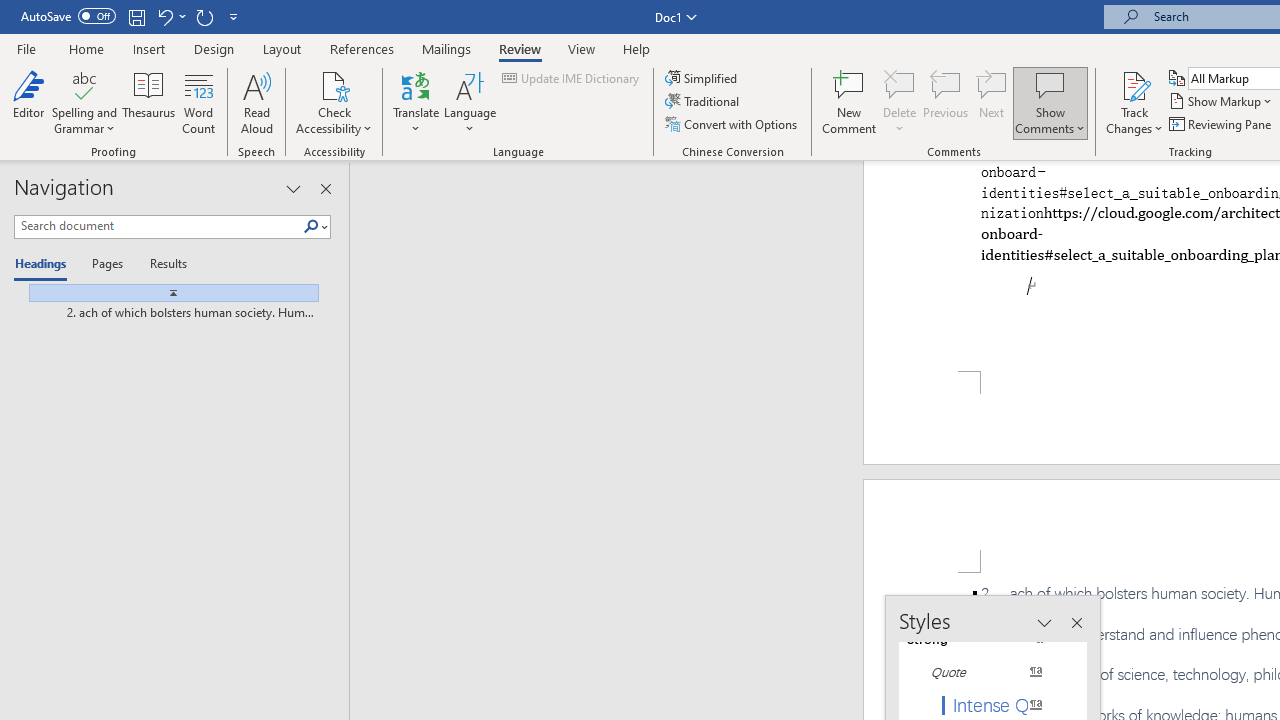 This screenshot has width=1280, height=720. Describe the element at coordinates (1134, 103) in the screenshot. I see `'Track Changes'` at that location.